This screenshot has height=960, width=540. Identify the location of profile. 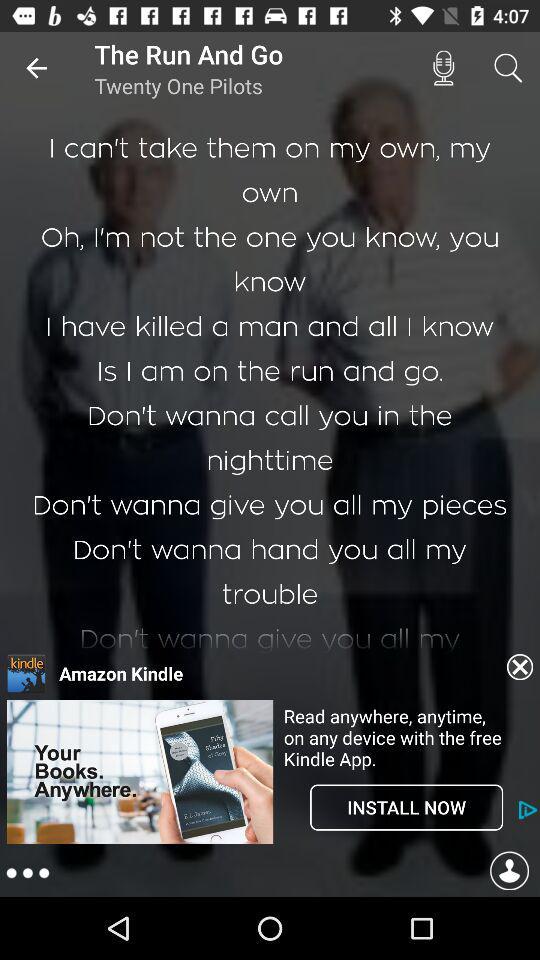
(509, 872).